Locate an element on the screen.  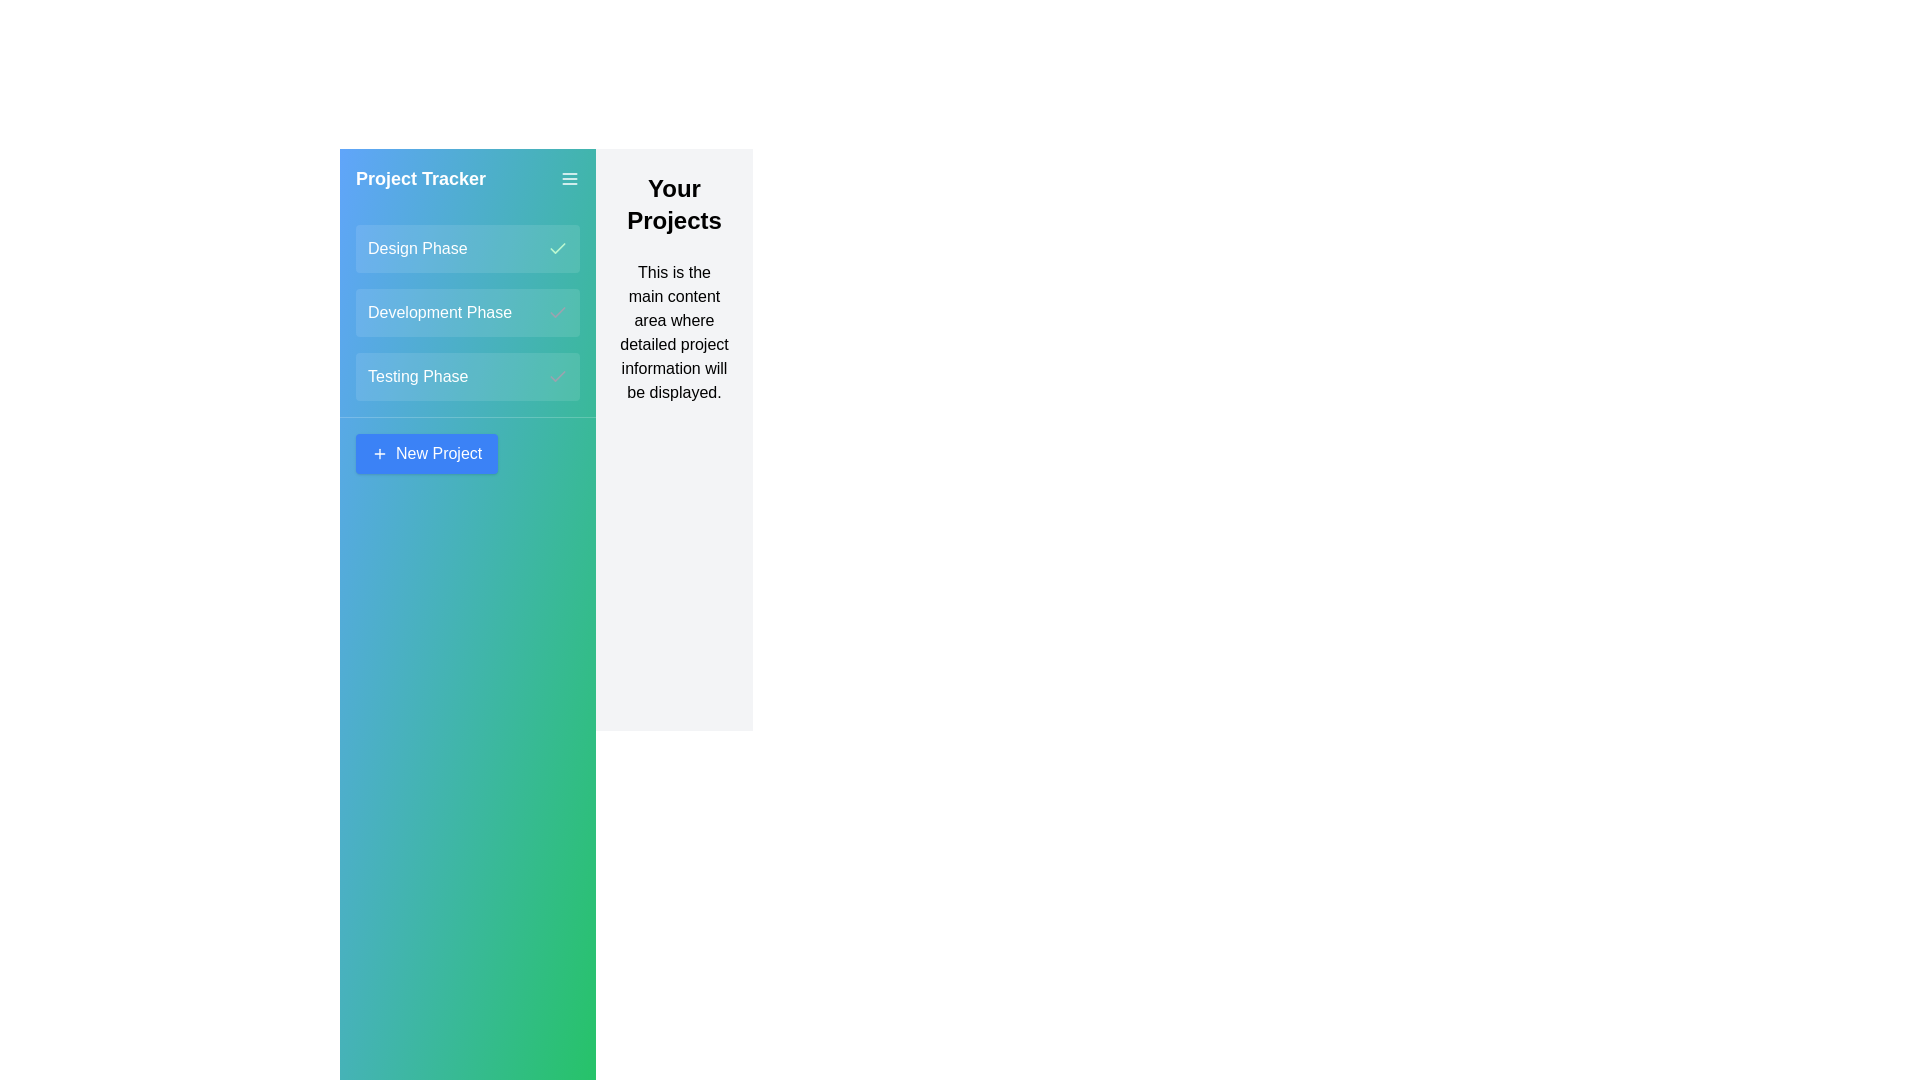
the menu button to toggle the drawer visibility is located at coordinates (569, 177).